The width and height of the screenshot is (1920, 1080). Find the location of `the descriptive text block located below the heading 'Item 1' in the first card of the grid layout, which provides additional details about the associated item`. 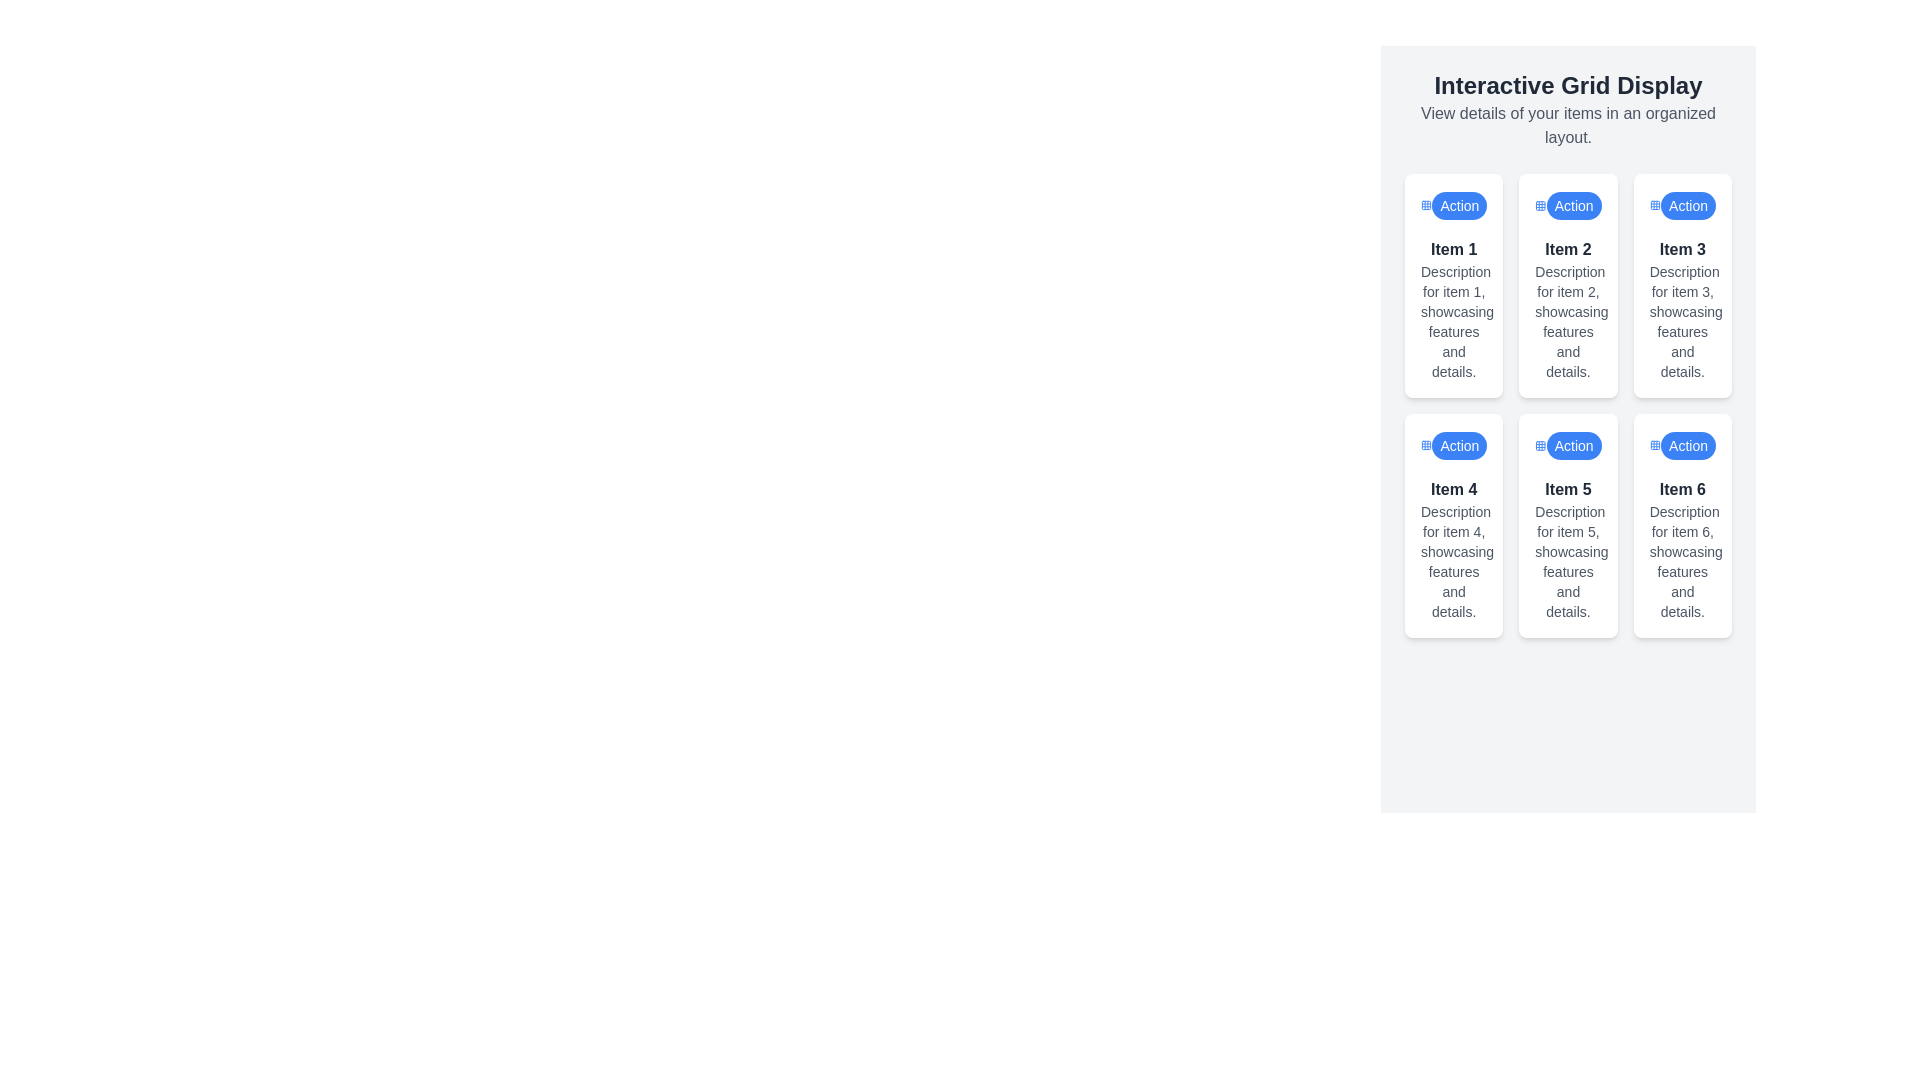

the descriptive text block located below the heading 'Item 1' in the first card of the grid layout, which provides additional details about the associated item is located at coordinates (1454, 320).